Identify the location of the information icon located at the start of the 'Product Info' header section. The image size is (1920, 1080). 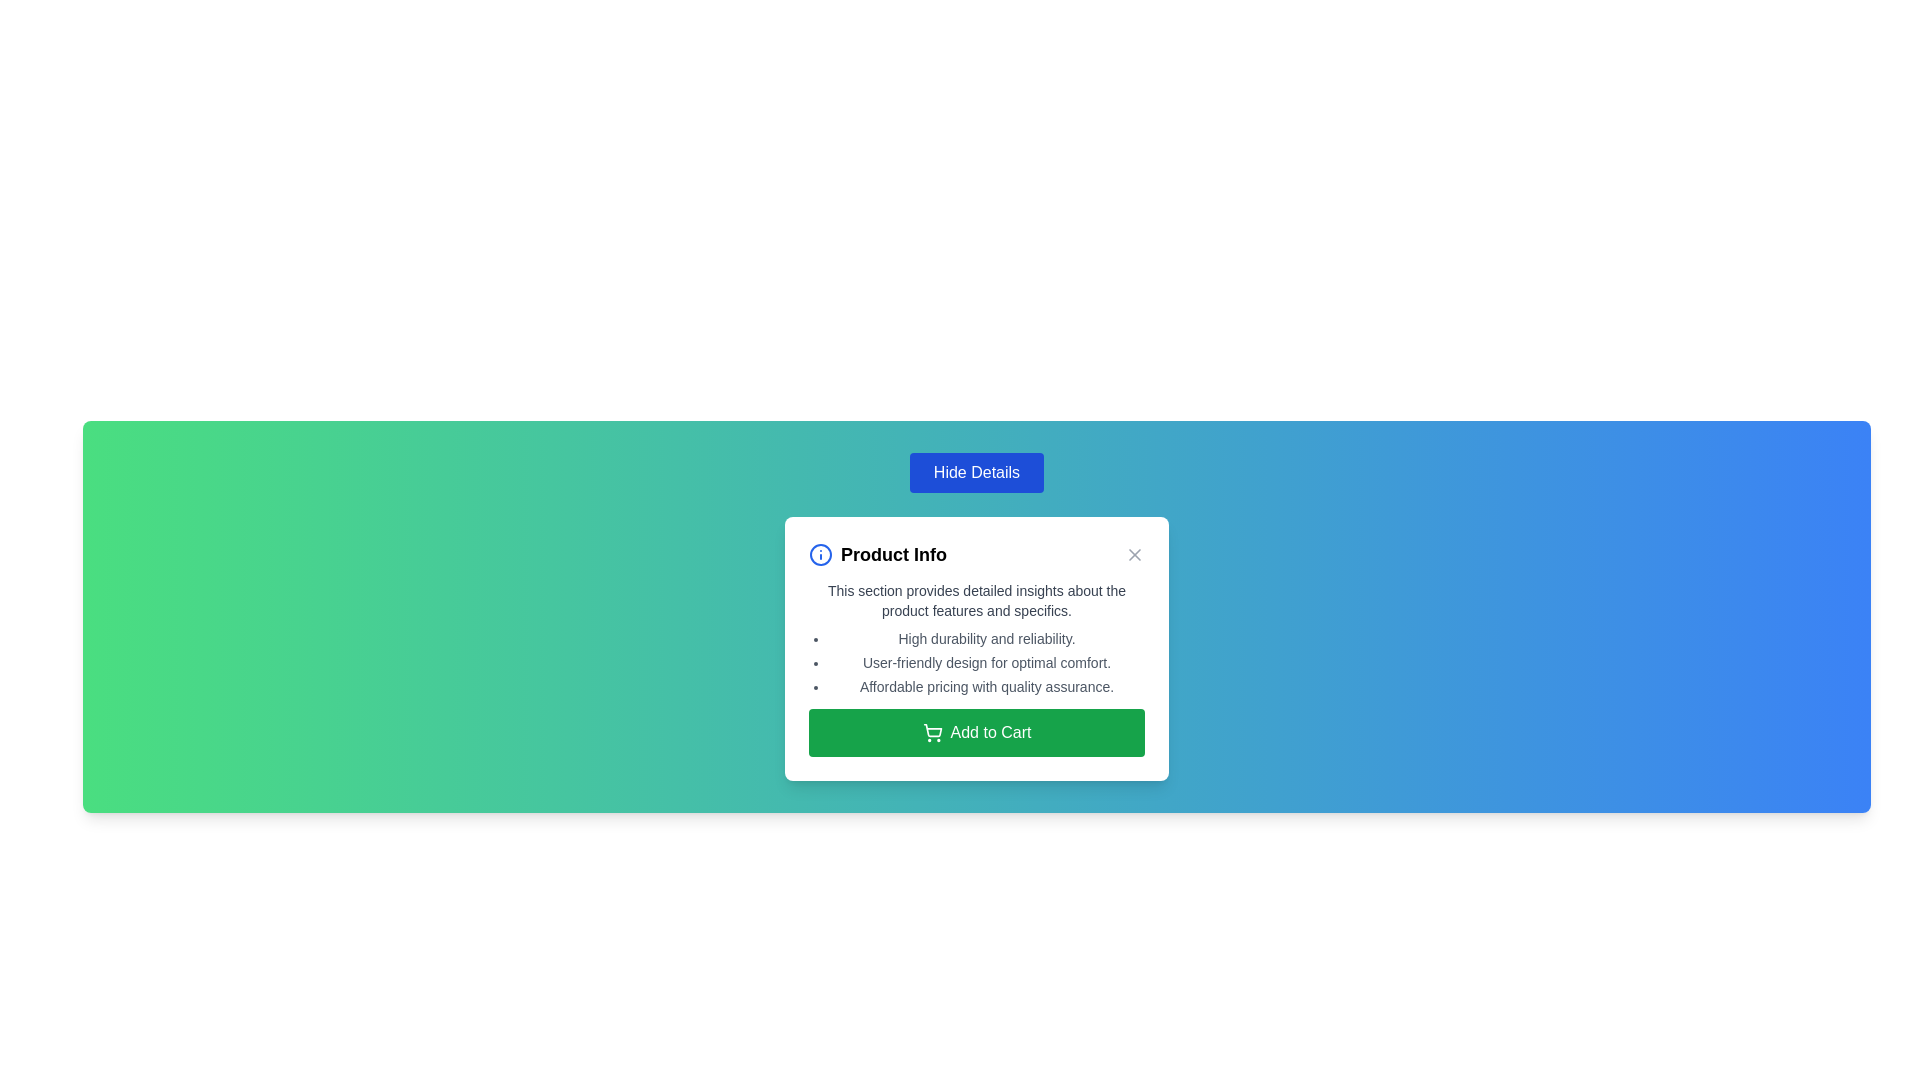
(820, 555).